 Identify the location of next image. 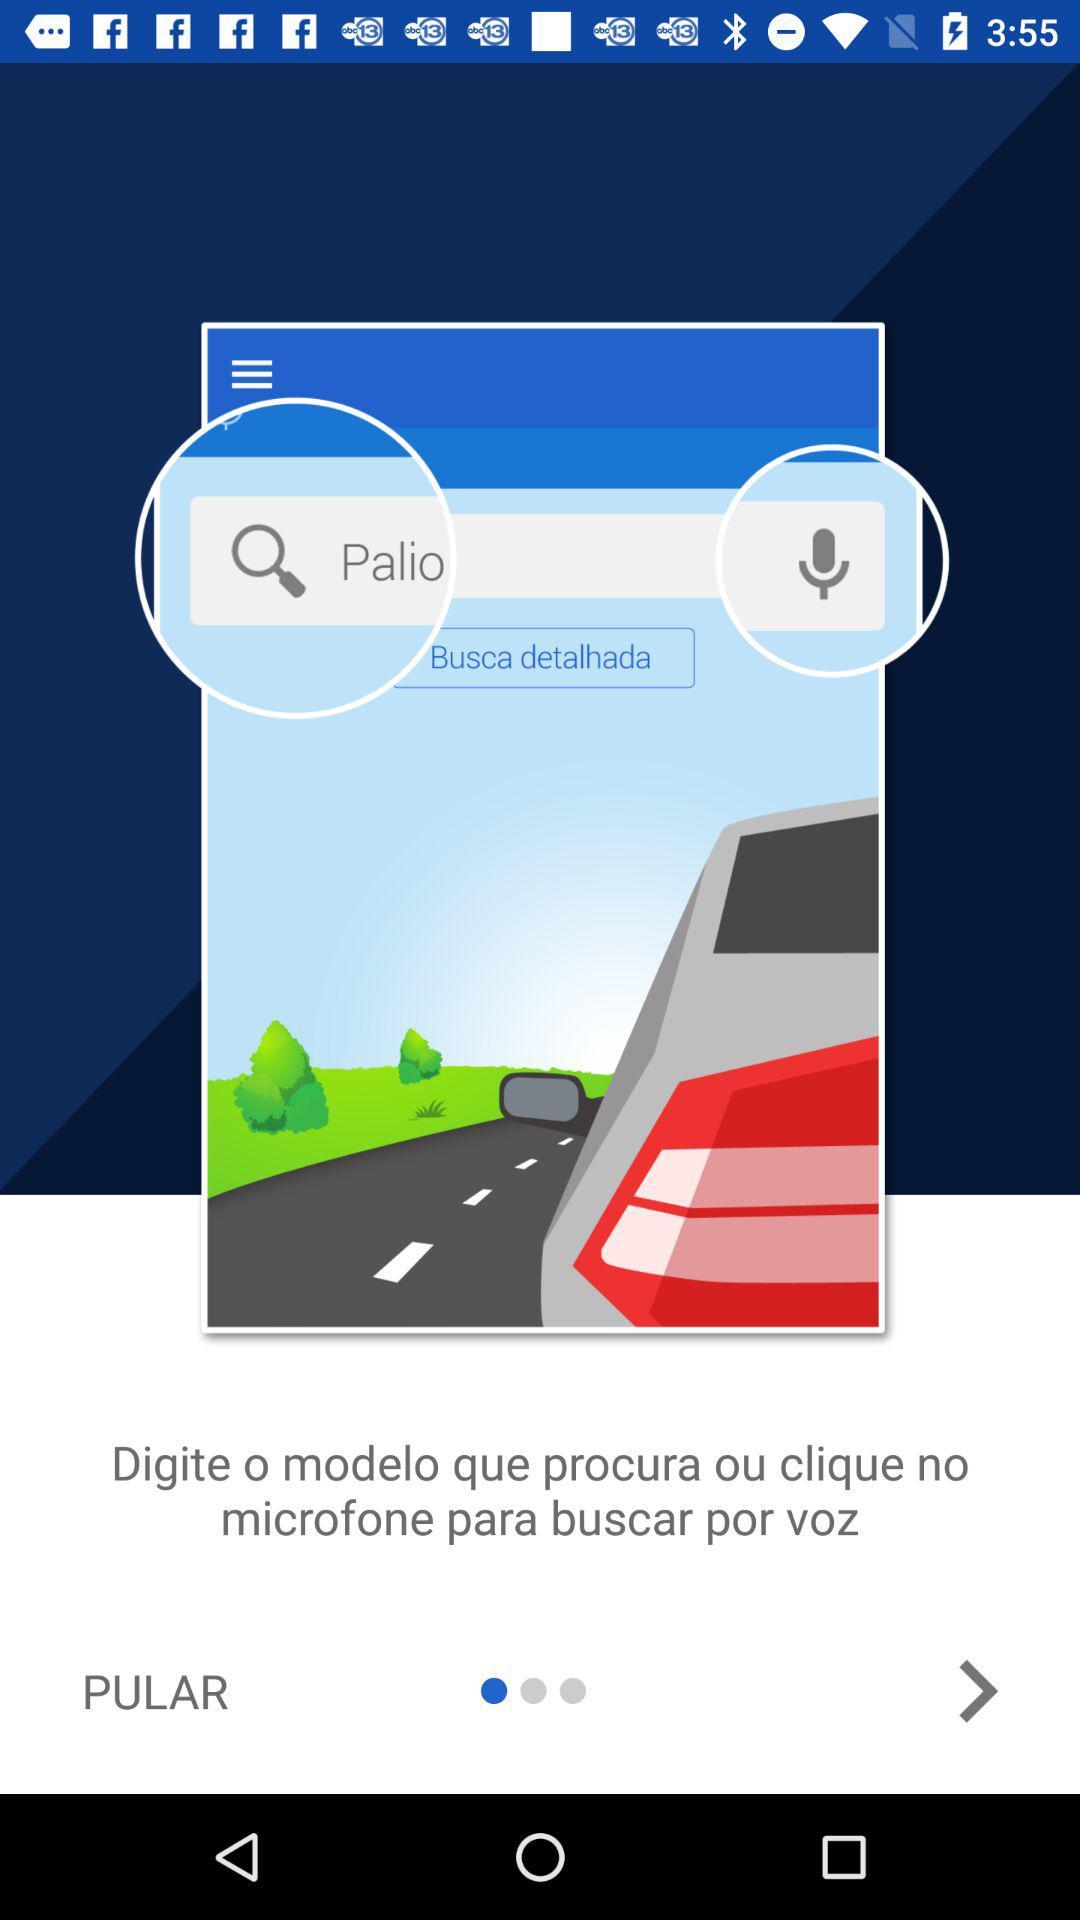
(976, 1690).